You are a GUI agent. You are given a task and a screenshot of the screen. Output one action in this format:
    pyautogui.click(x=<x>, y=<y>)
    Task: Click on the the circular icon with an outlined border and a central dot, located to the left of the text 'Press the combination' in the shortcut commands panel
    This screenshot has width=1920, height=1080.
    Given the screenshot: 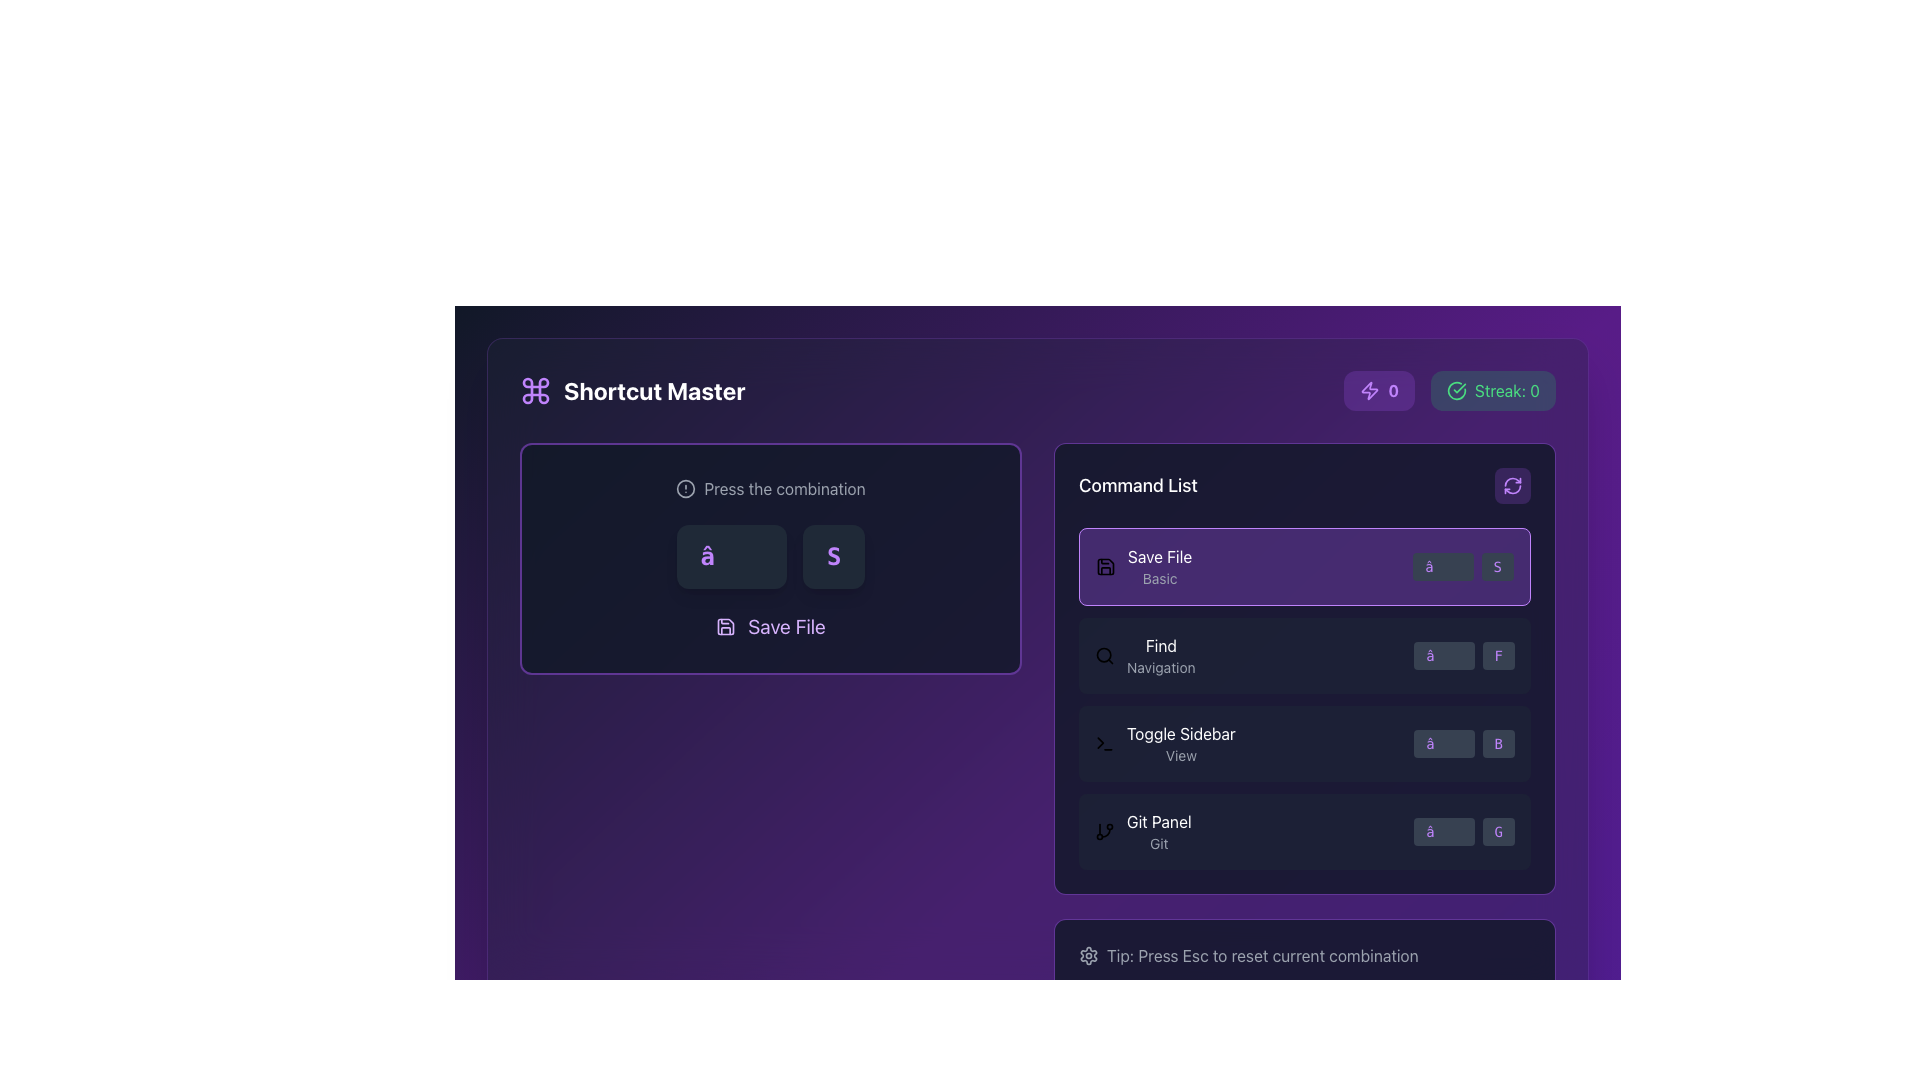 What is the action you would take?
    pyautogui.click(x=686, y=489)
    